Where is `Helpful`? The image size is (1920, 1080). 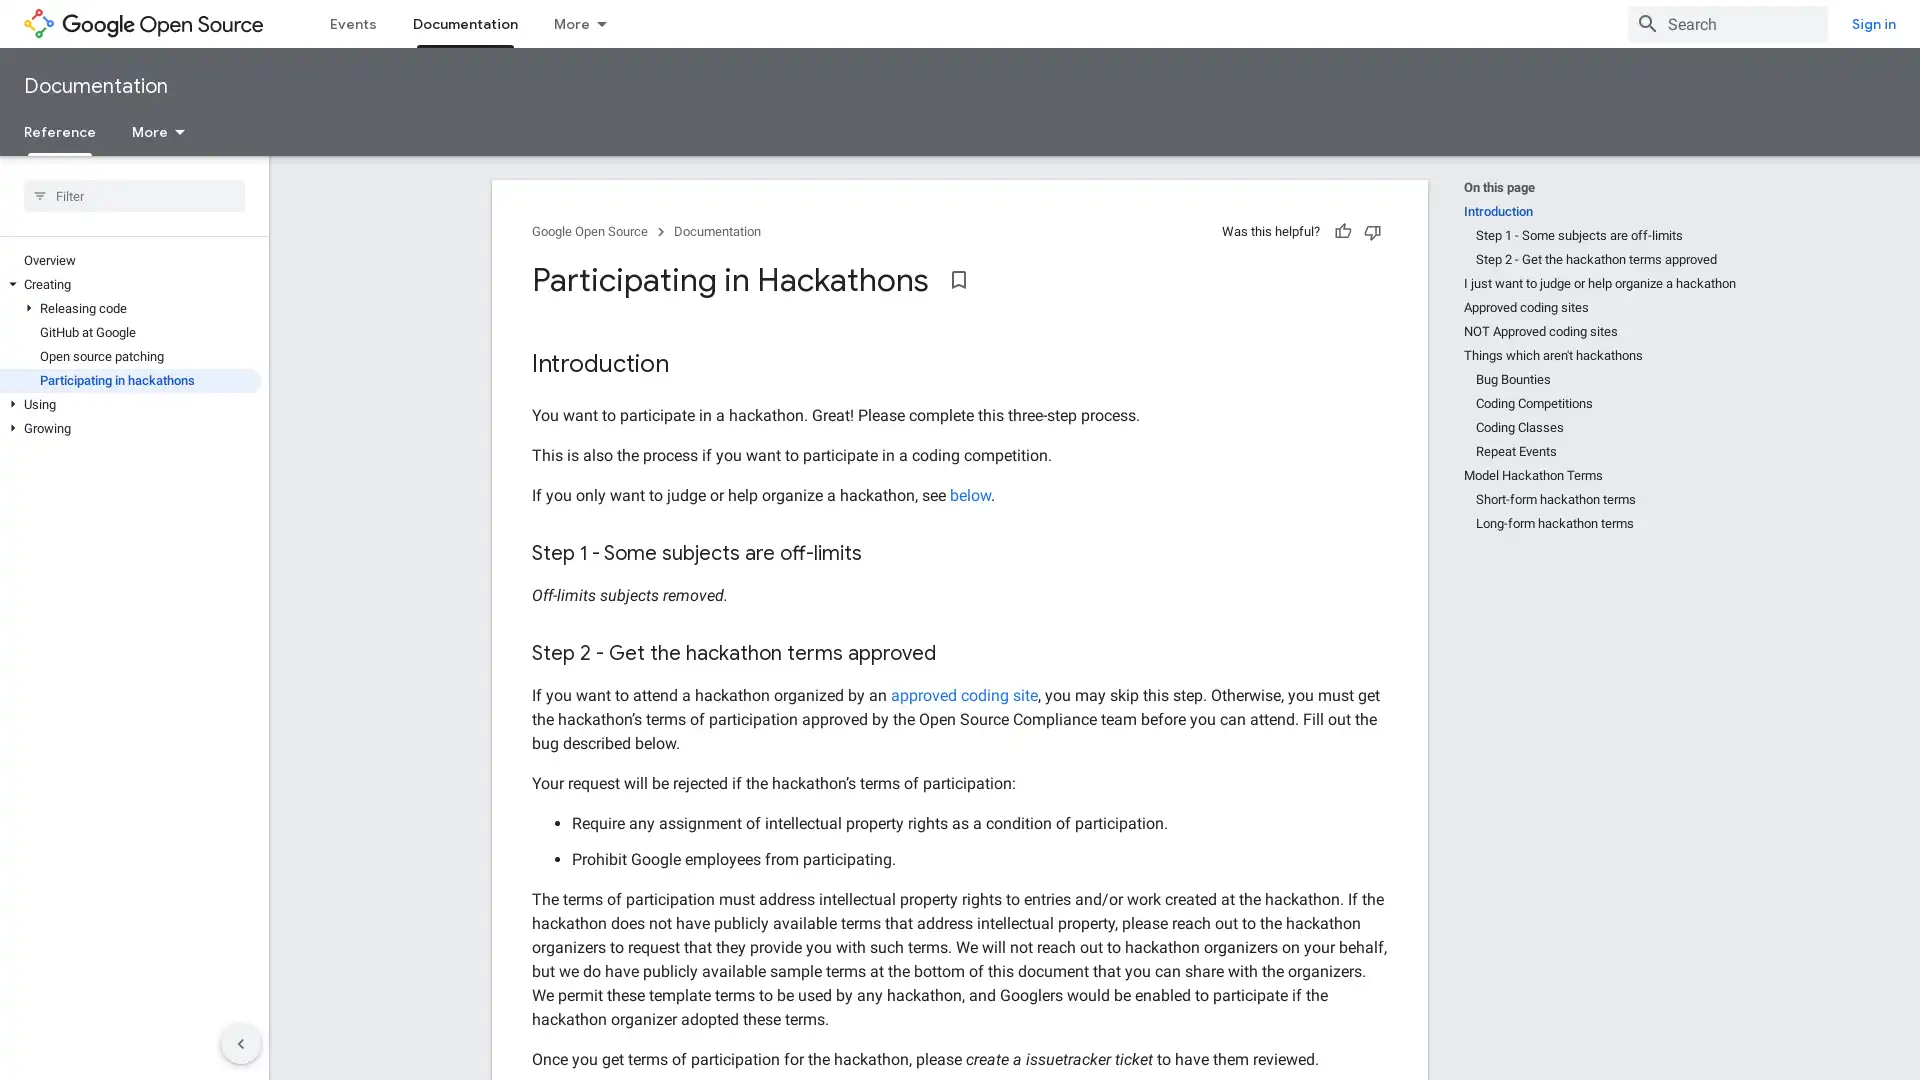 Helpful is located at coordinates (1343, 230).